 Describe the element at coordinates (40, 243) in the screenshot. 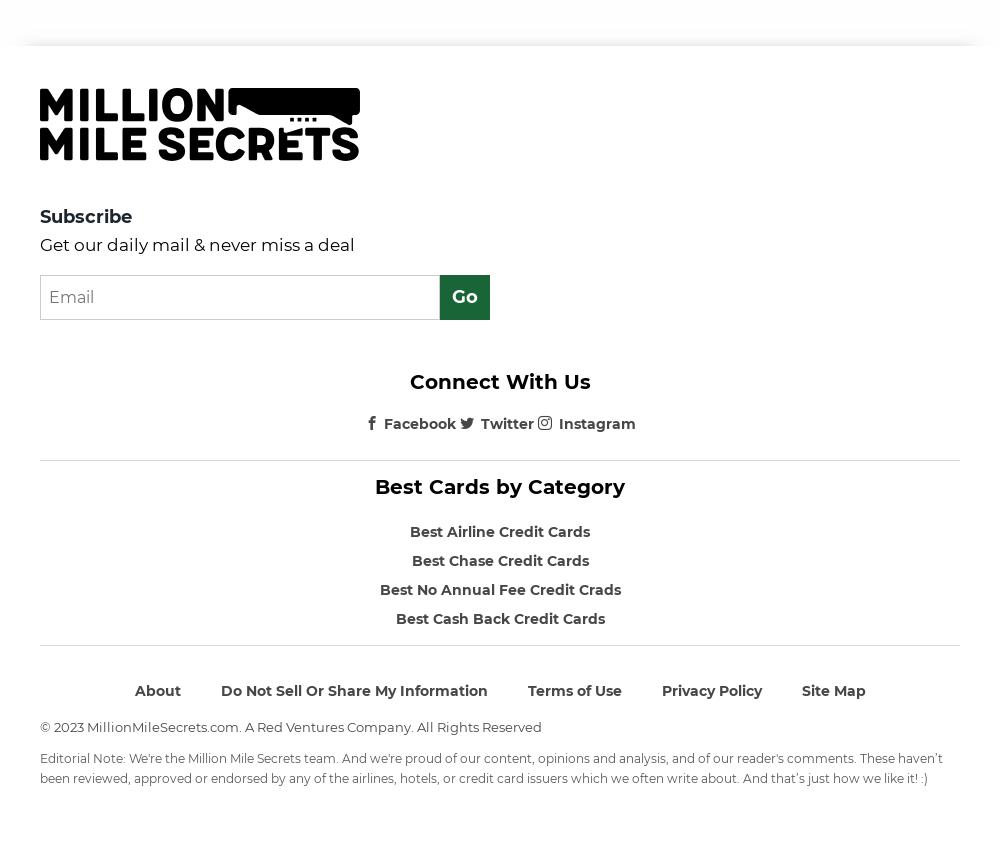

I see `'Get our daily mail & never miss a deal'` at that location.